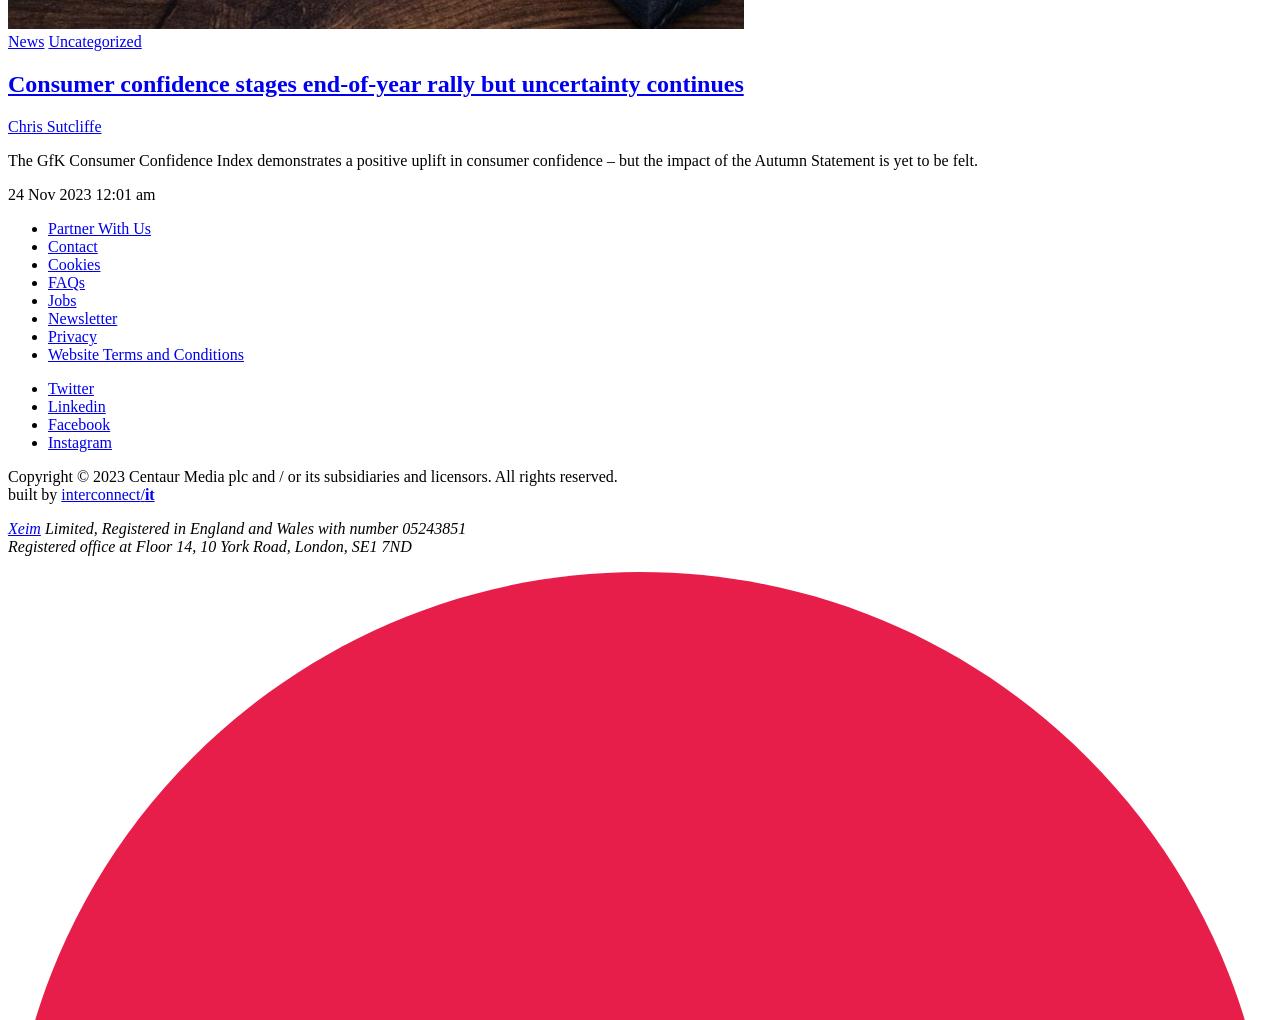 Image resolution: width=1280 pixels, height=1020 pixels. What do you see at coordinates (54, 124) in the screenshot?
I see `'Chris Sutcliffe'` at bounding box center [54, 124].